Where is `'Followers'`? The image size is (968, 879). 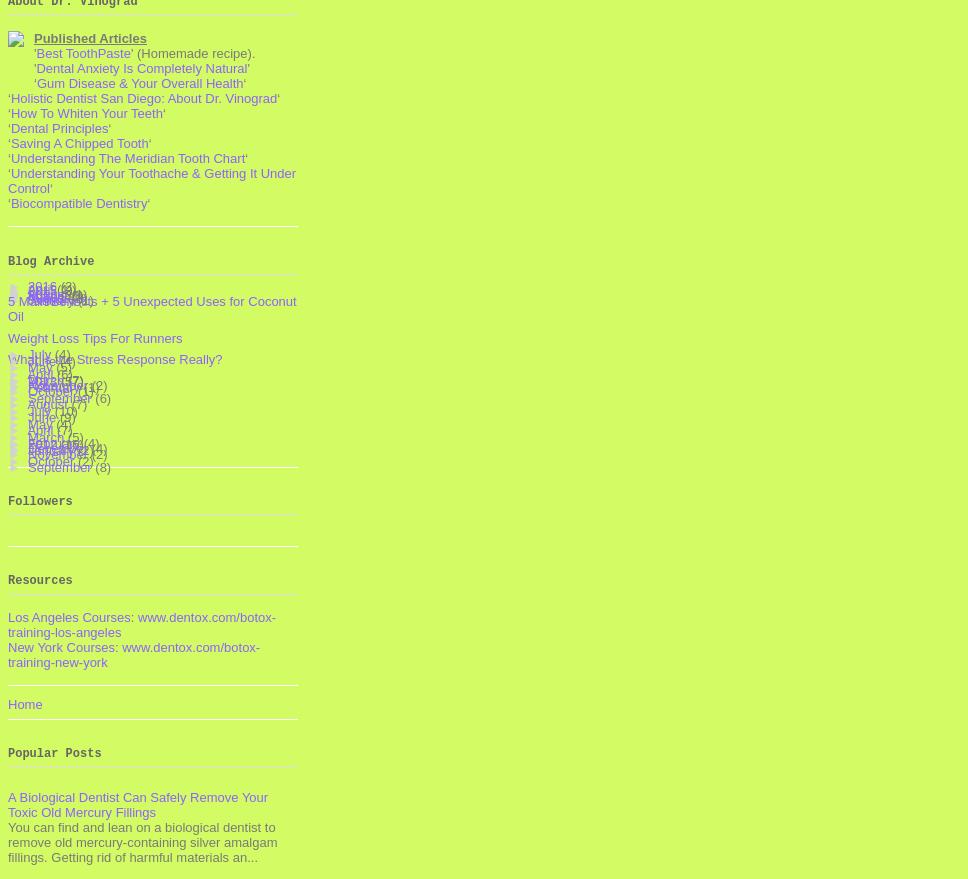
'Followers' is located at coordinates (39, 500).